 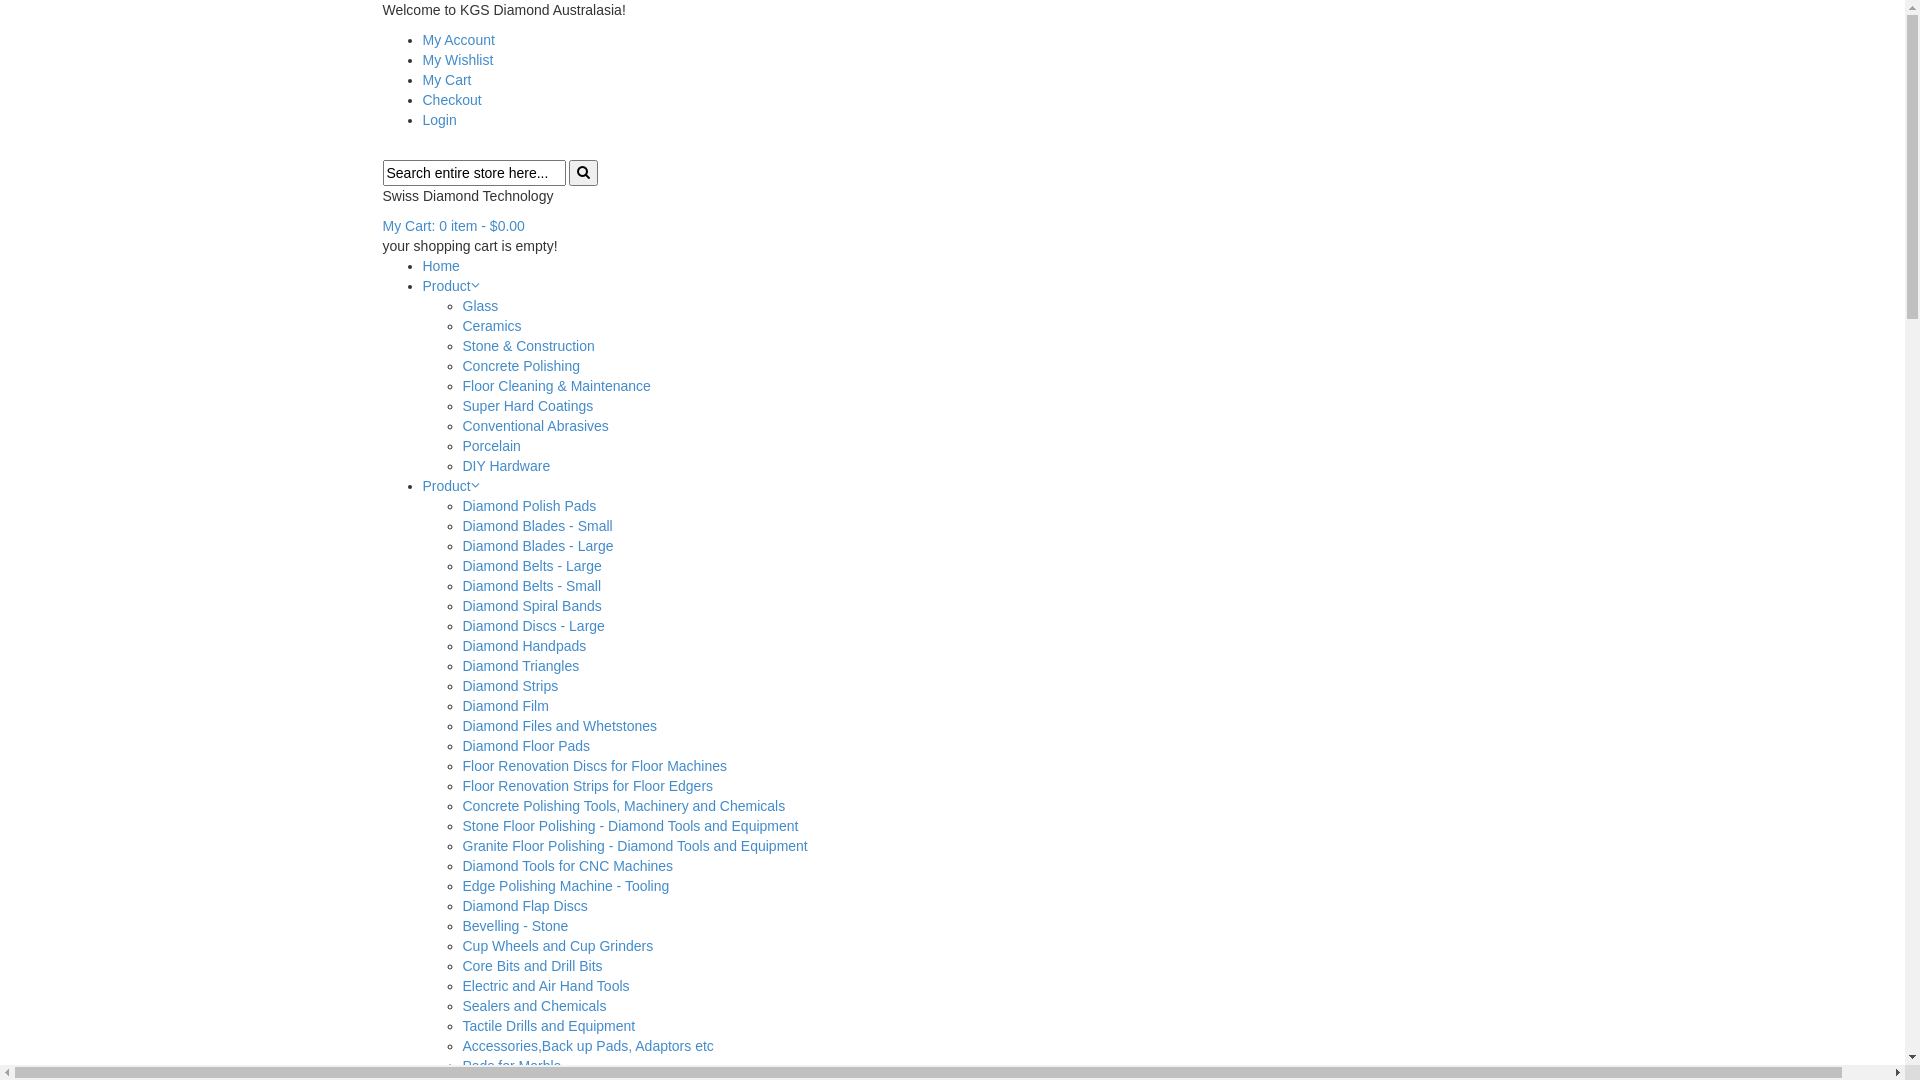 What do you see at coordinates (437, 119) in the screenshot?
I see `'Login'` at bounding box center [437, 119].